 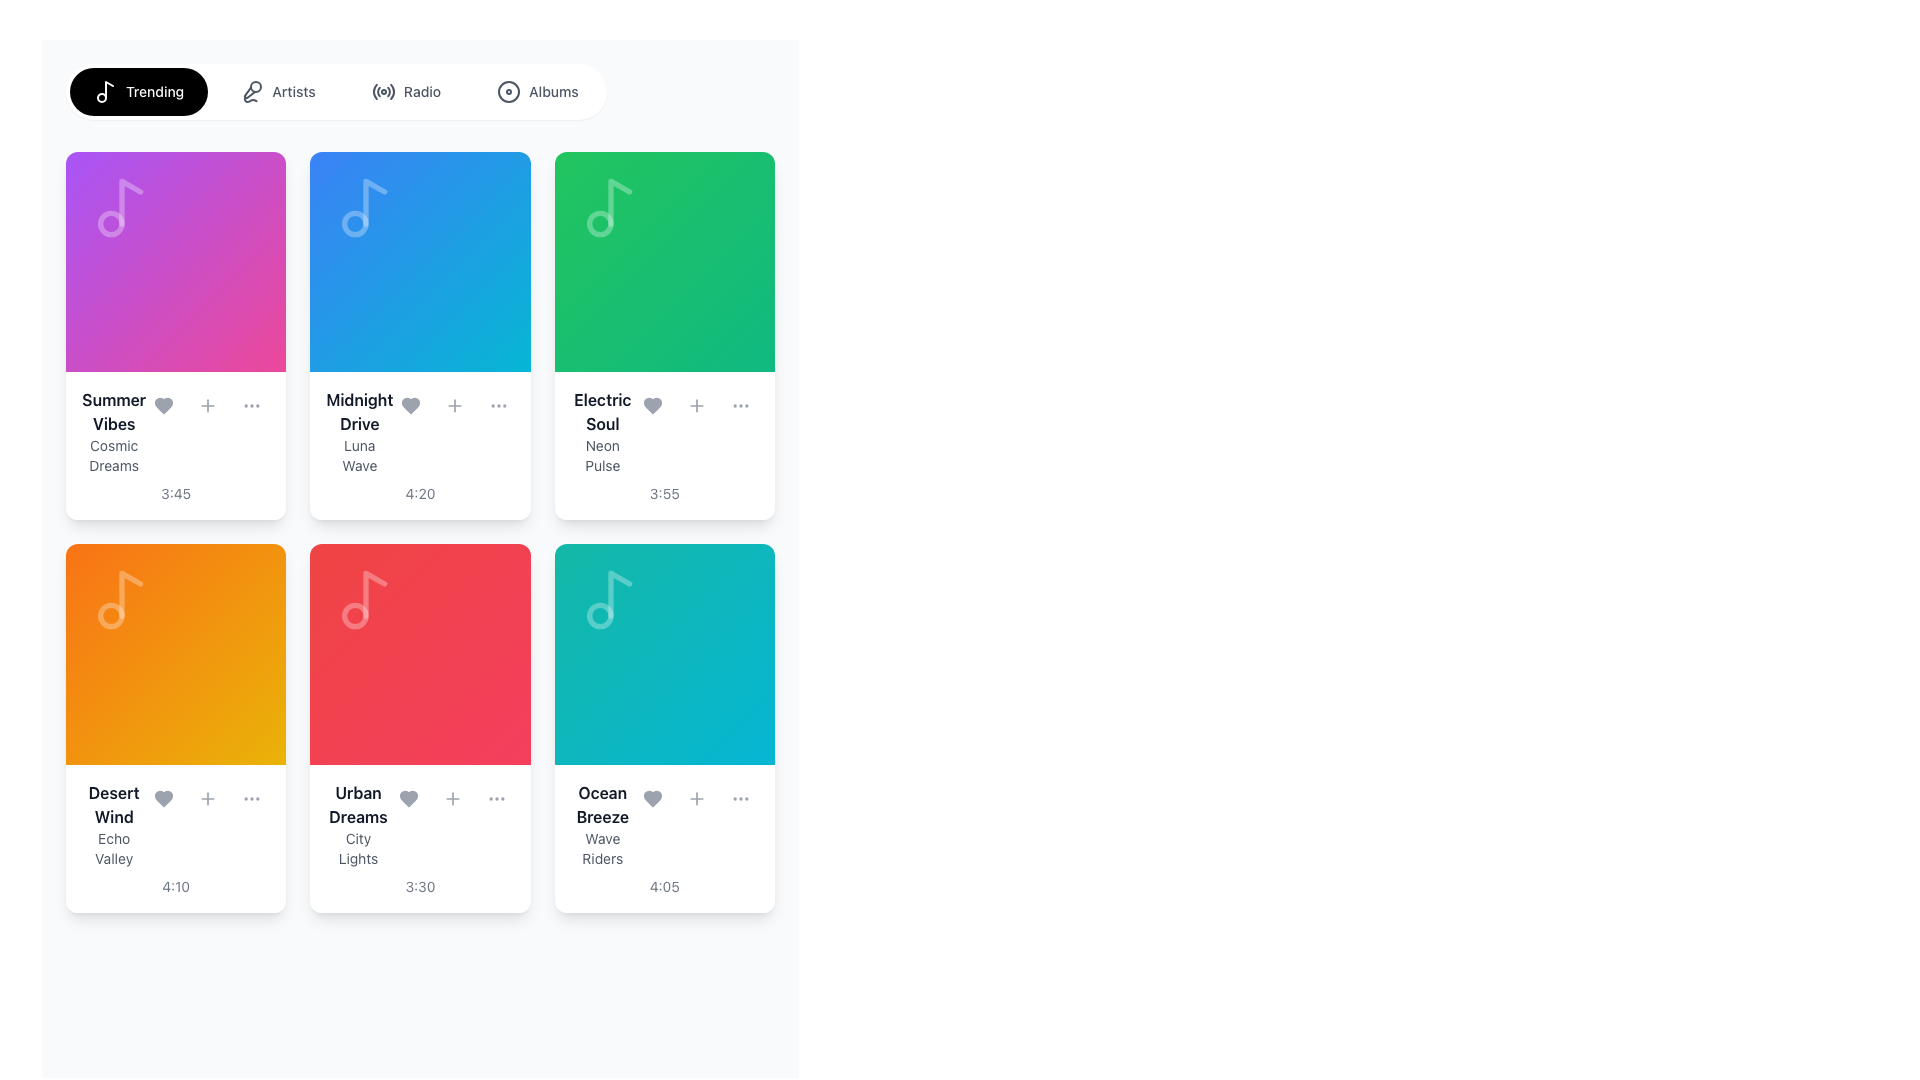 What do you see at coordinates (113, 431) in the screenshot?
I see `the Text Display element that shows the title 'Summer Vibes' and subtitle 'Cosmic Dreams'` at bounding box center [113, 431].